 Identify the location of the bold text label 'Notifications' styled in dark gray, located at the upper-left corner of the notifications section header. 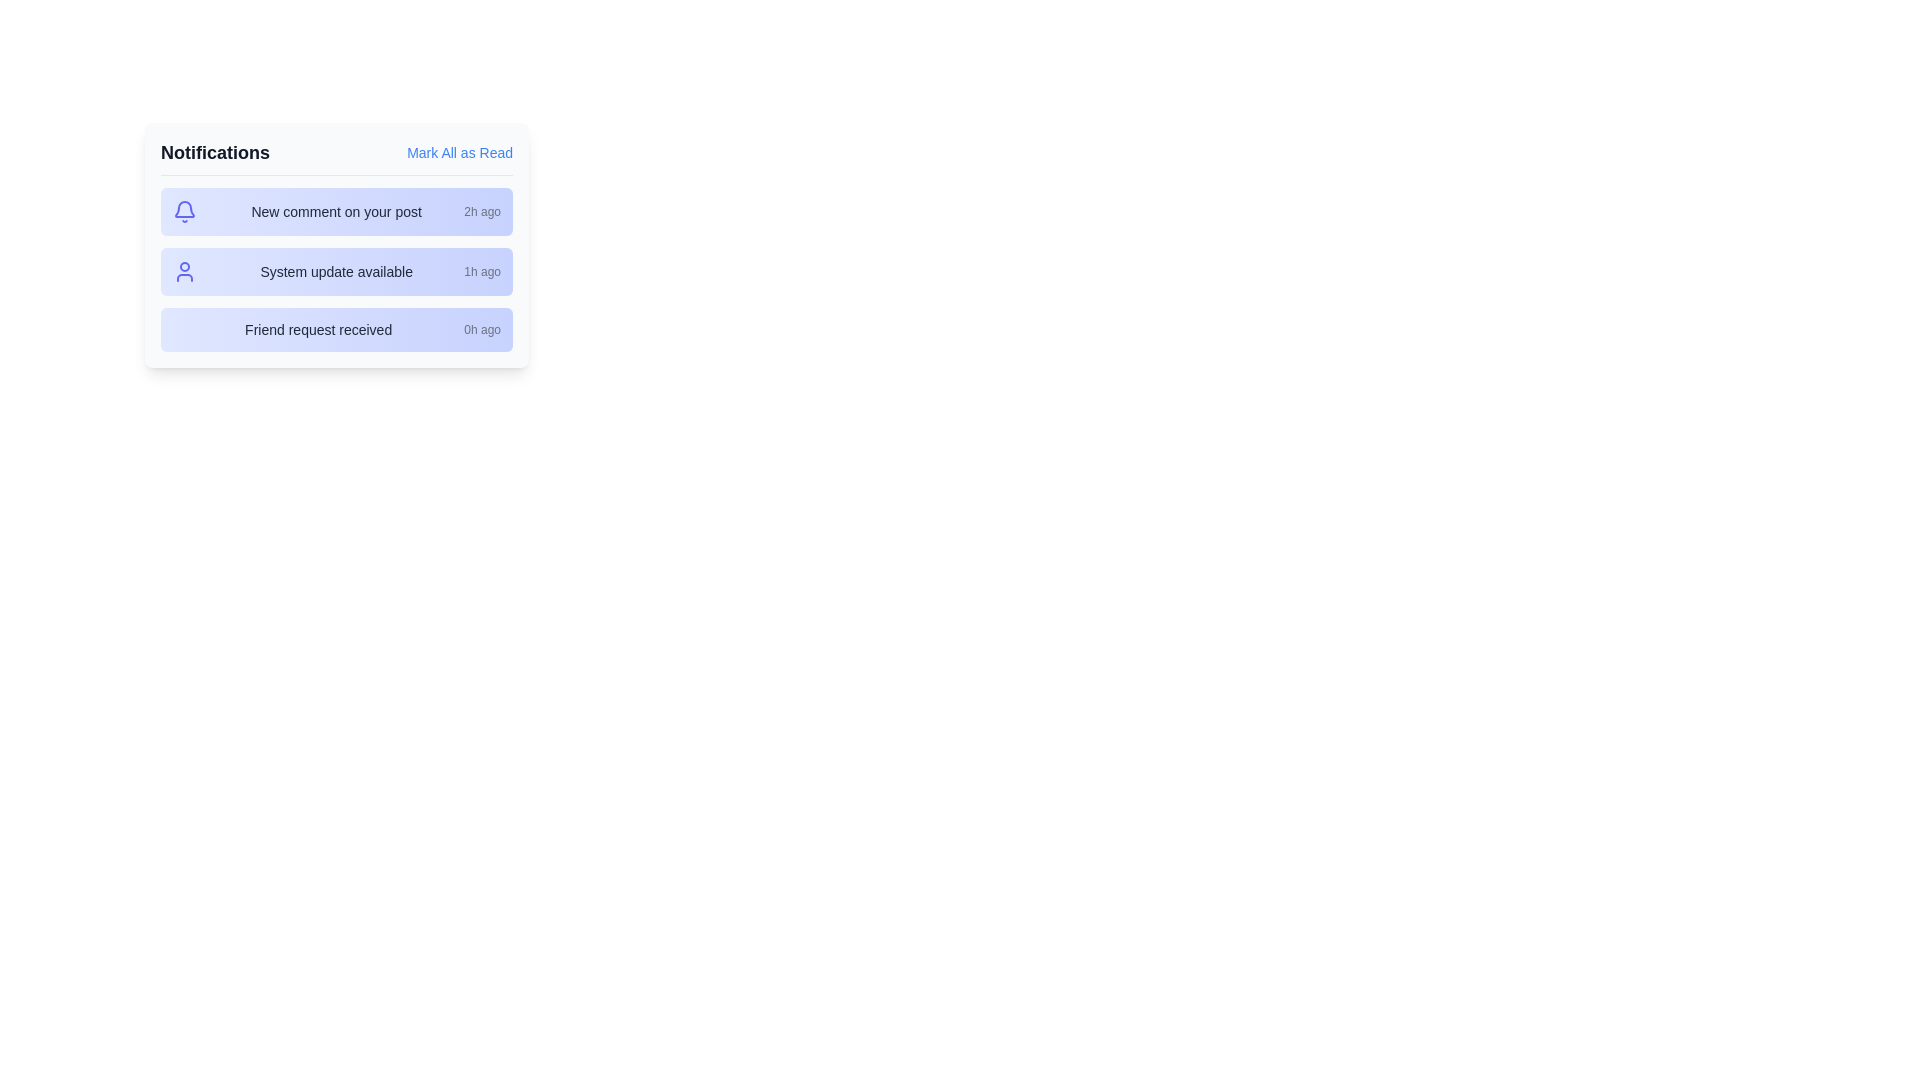
(215, 152).